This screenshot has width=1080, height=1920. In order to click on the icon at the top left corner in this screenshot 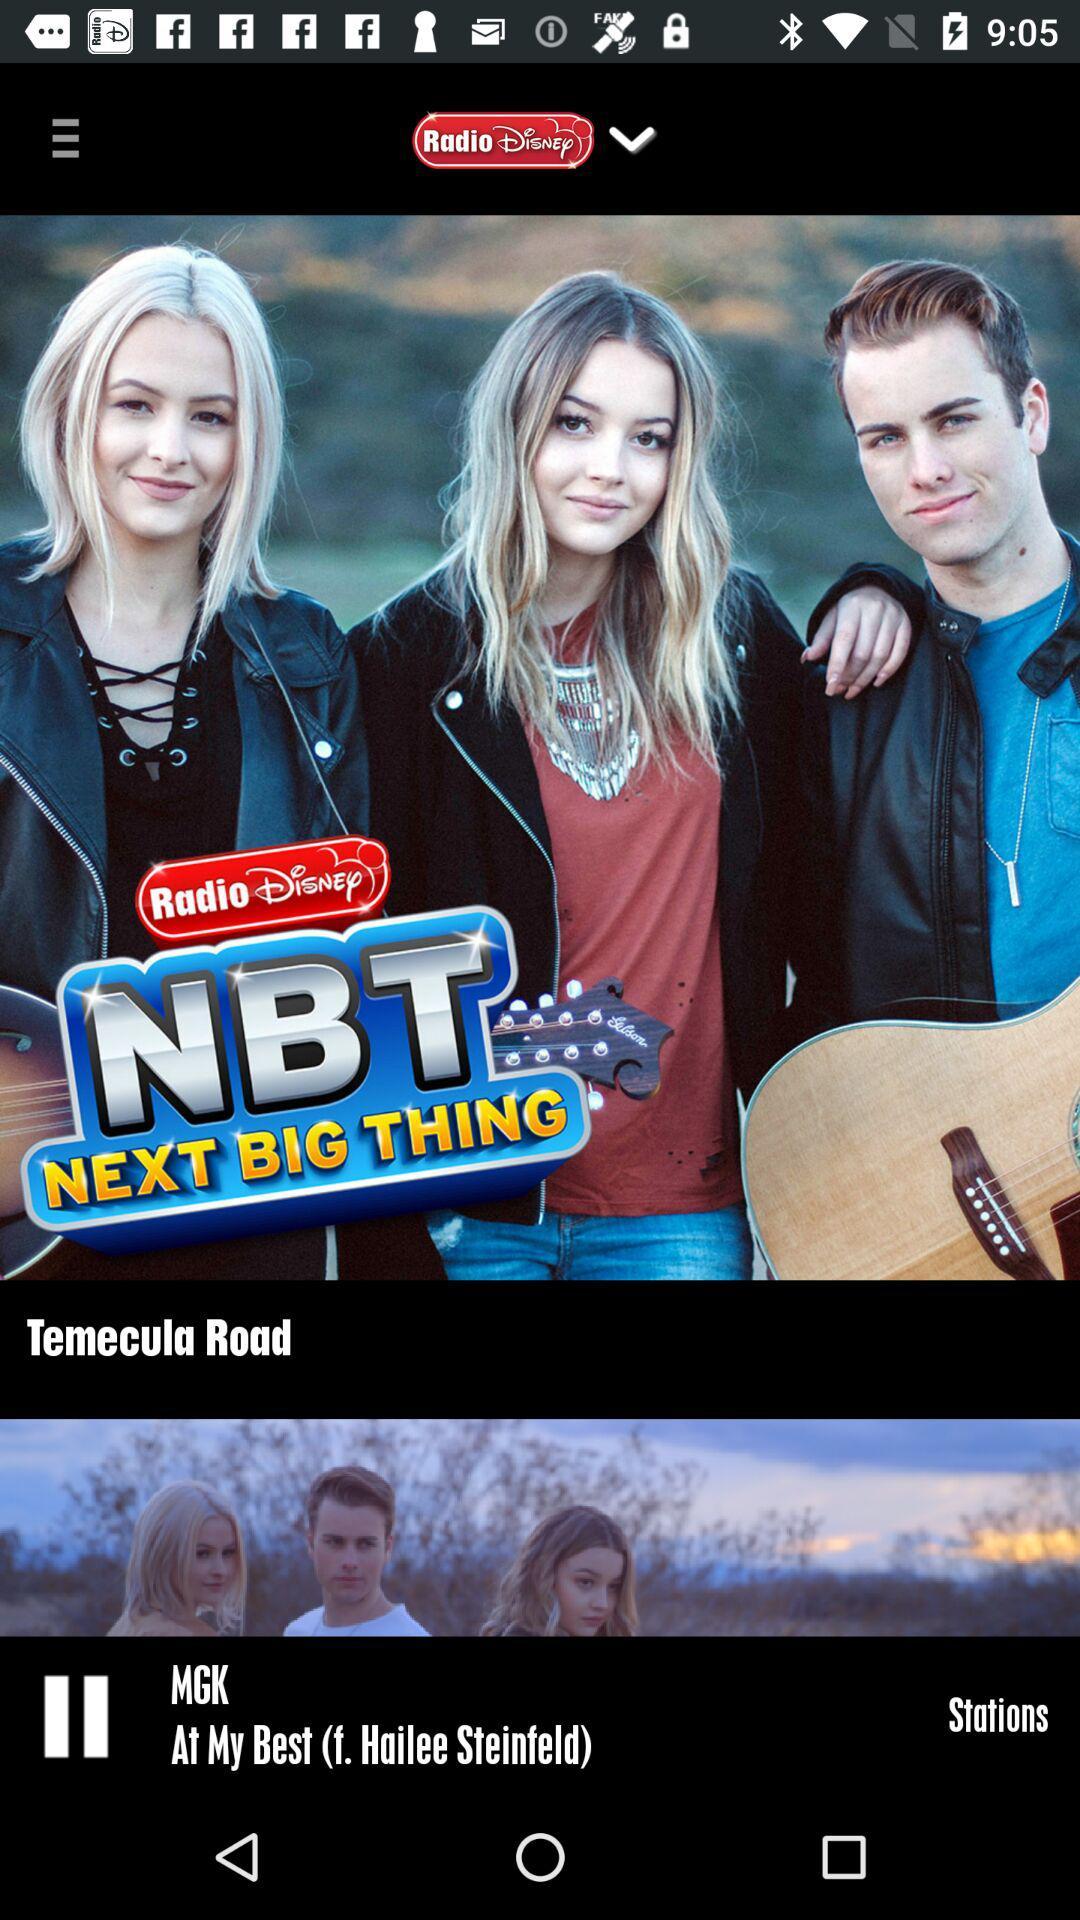, I will do `click(72, 135)`.